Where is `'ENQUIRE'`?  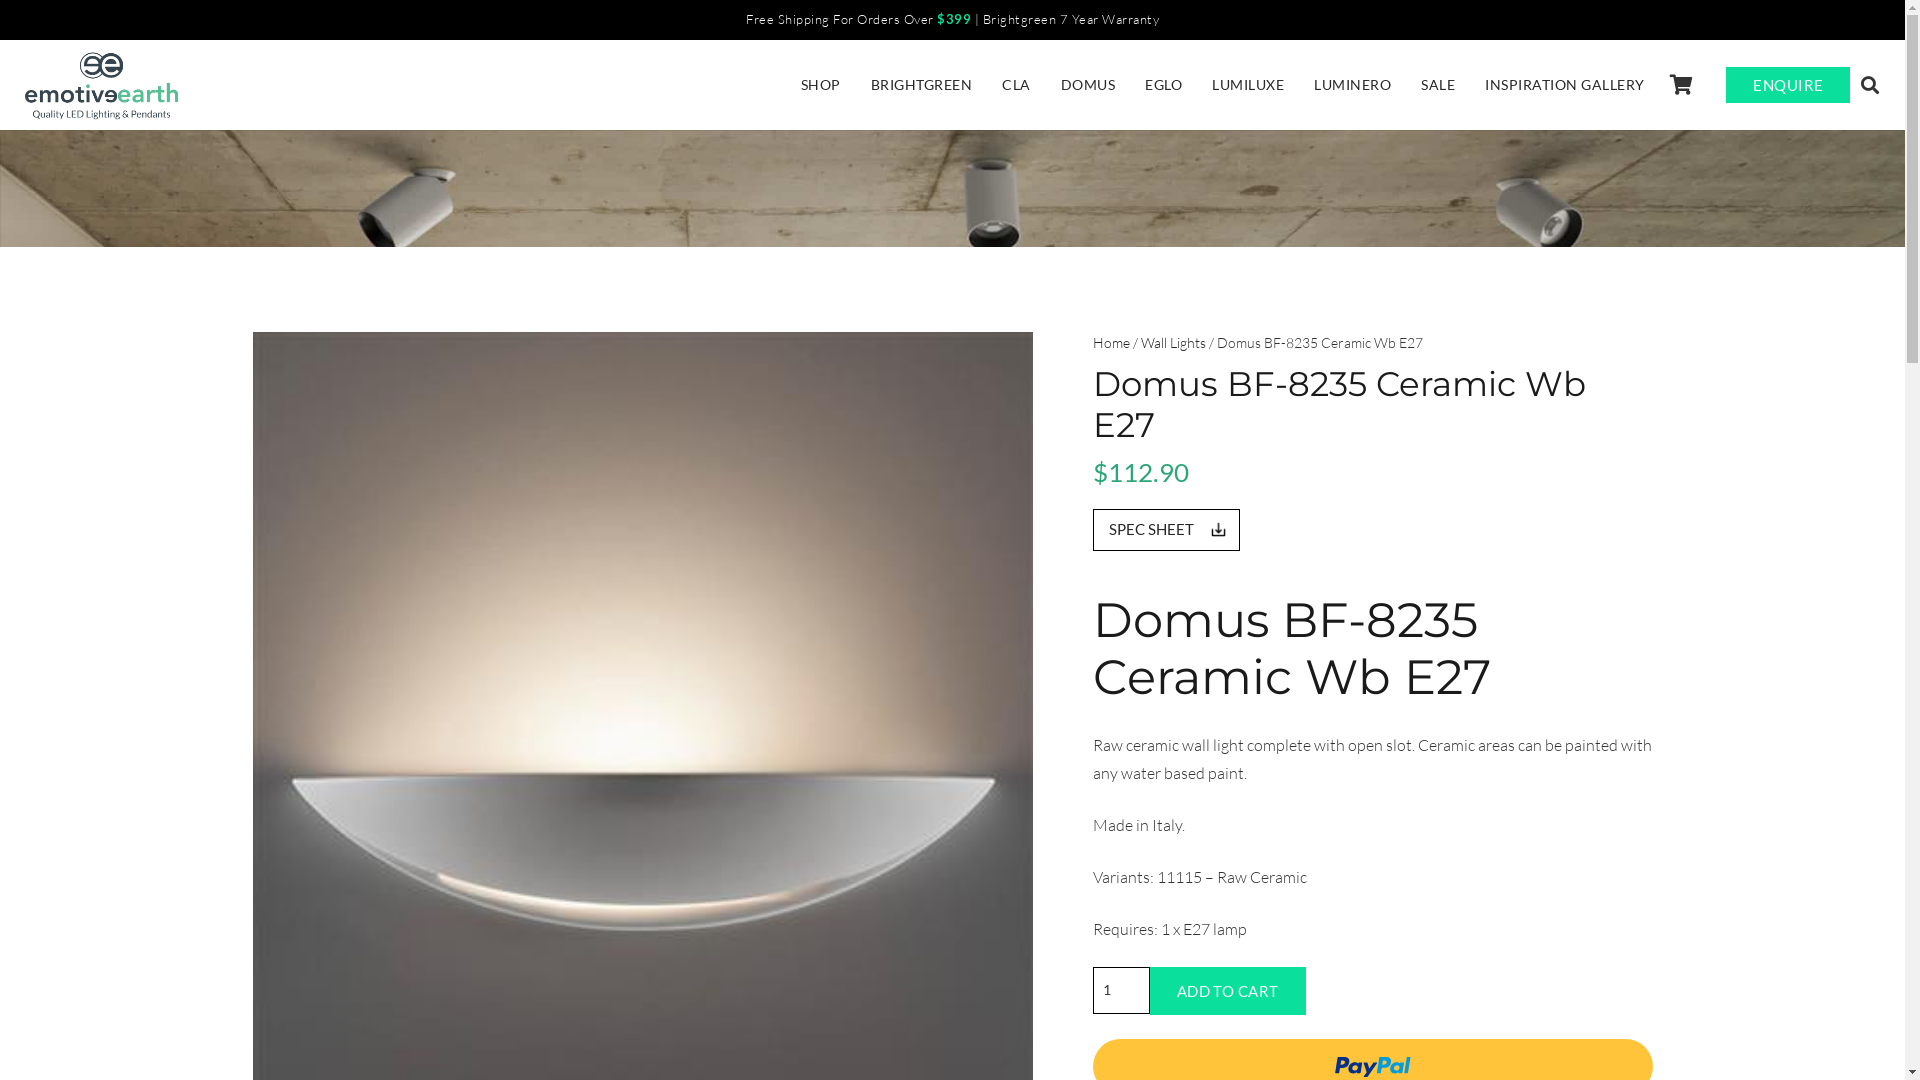 'ENQUIRE' is located at coordinates (1725, 83).